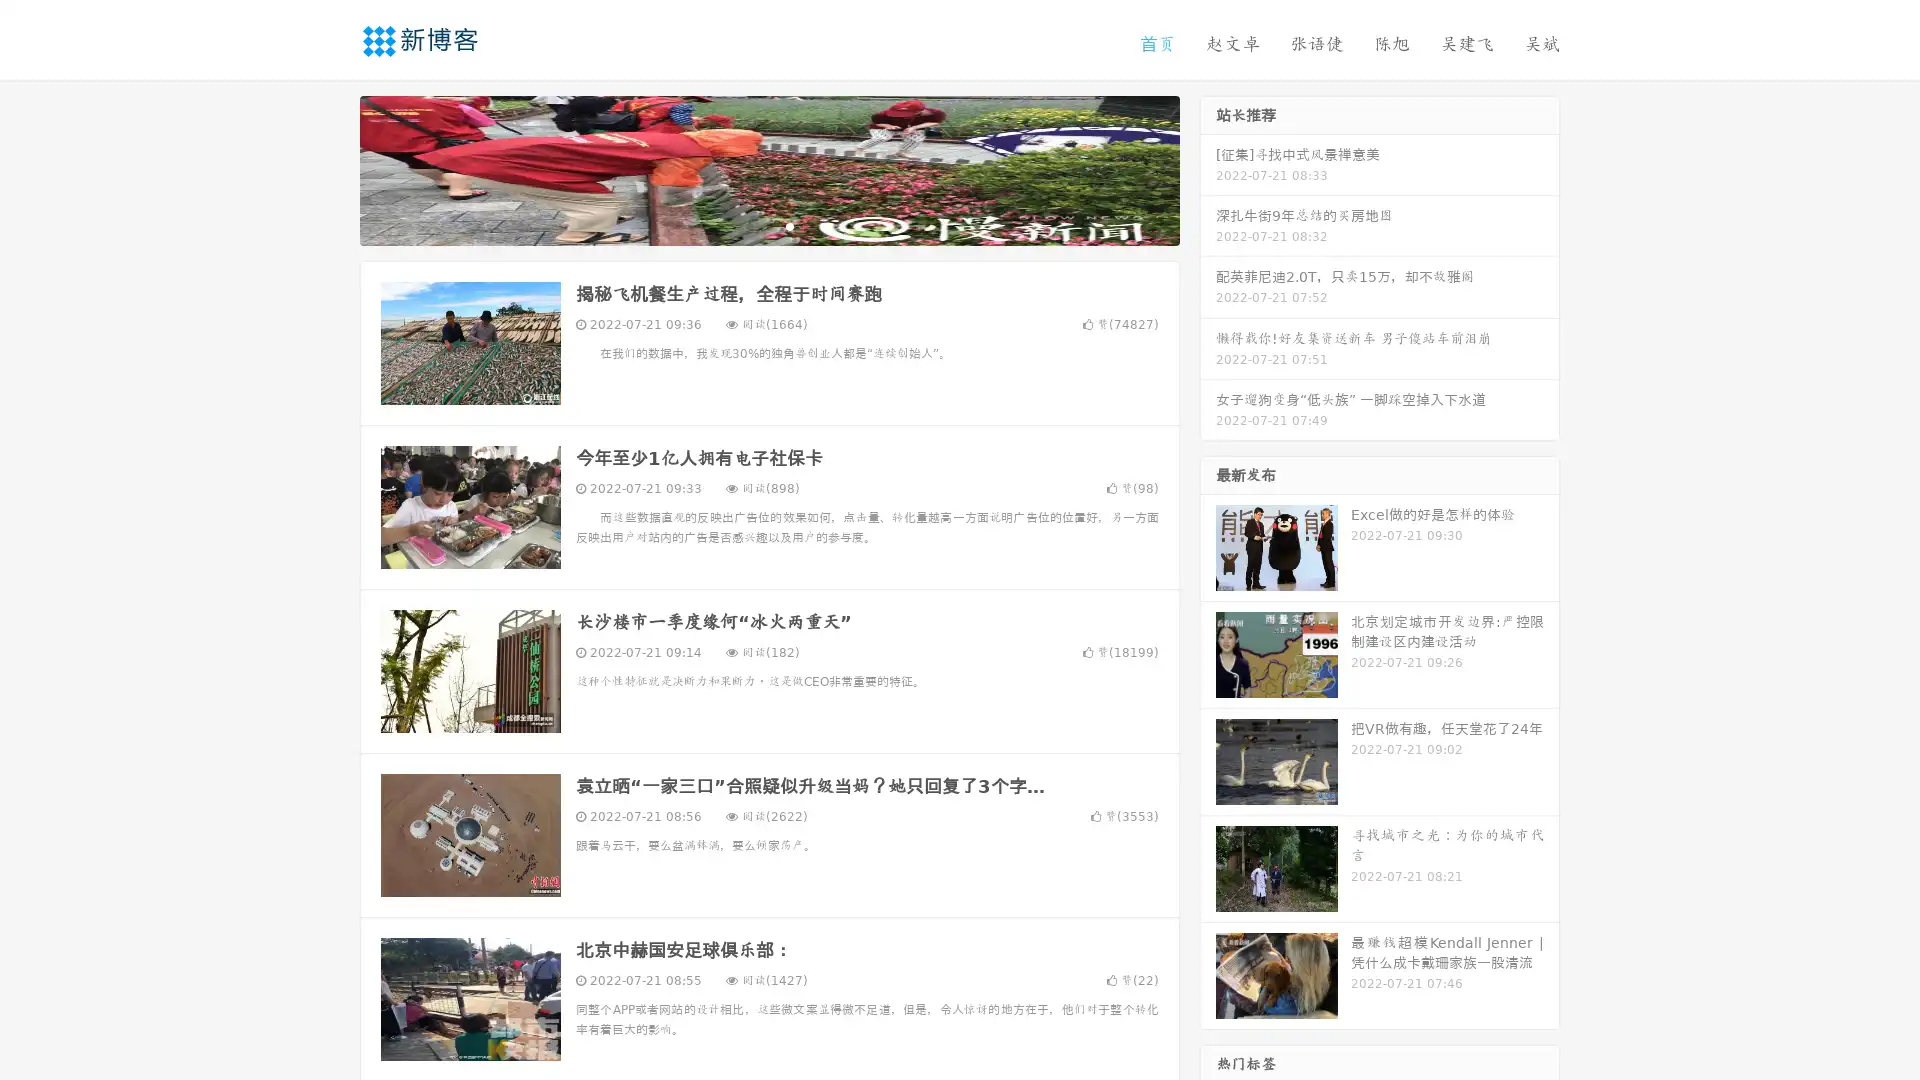  I want to click on Go to slide 1, so click(748, 225).